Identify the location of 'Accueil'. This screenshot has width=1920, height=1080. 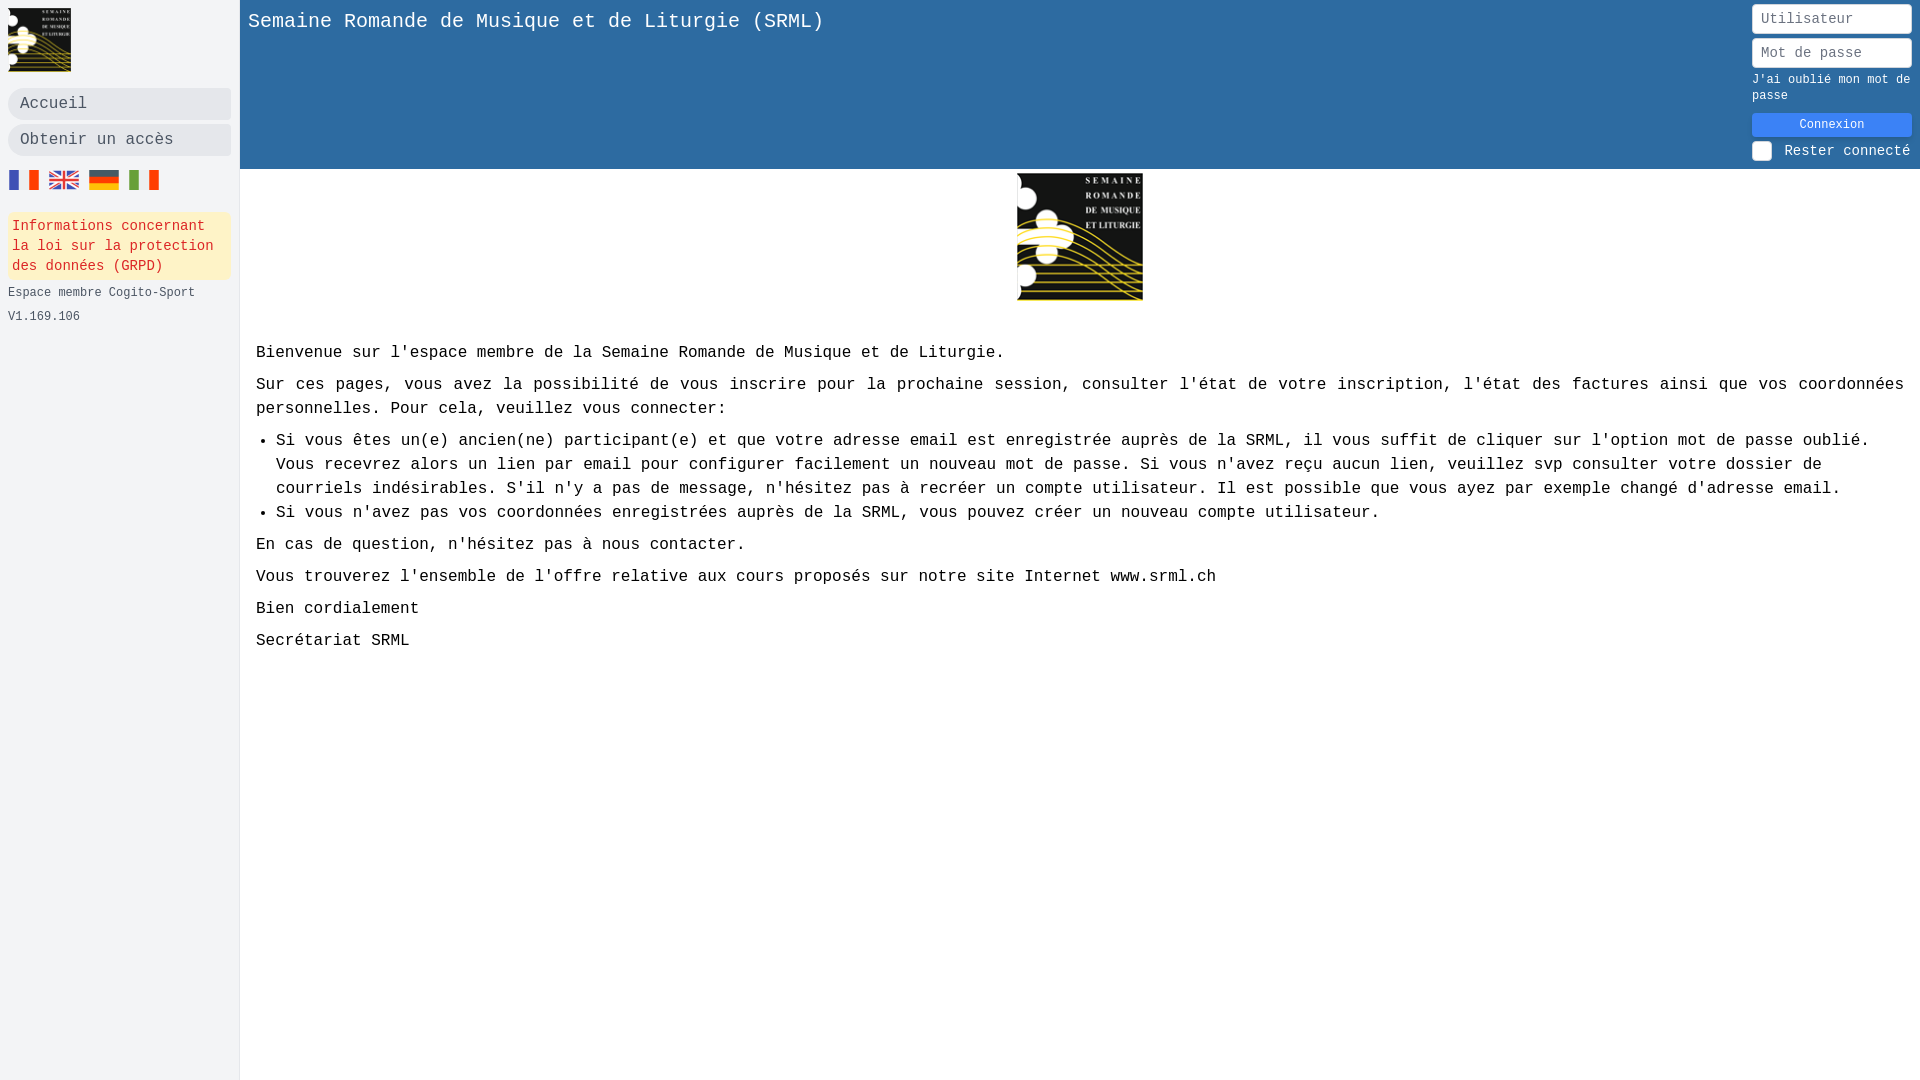
(118, 104).